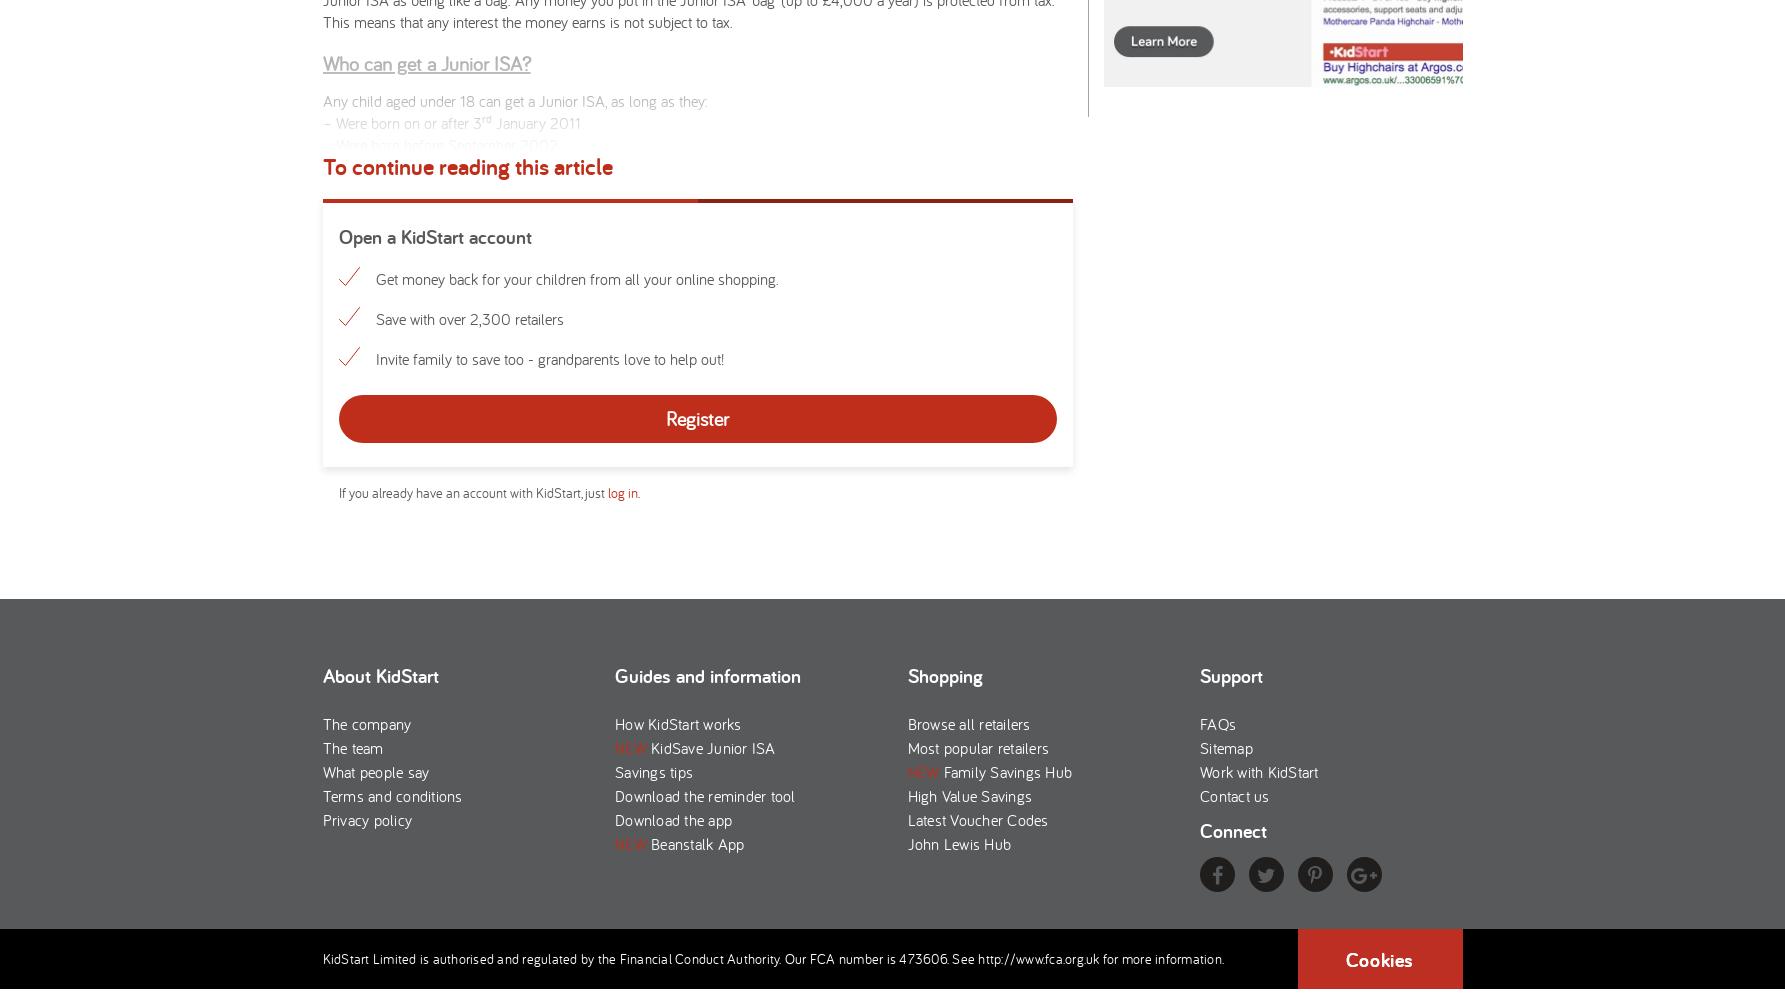 Image resolution: width=1785 pixels, height=1000 pixels. I want to click on 'Which Junior ISA is right for me?', so click(450, 851).